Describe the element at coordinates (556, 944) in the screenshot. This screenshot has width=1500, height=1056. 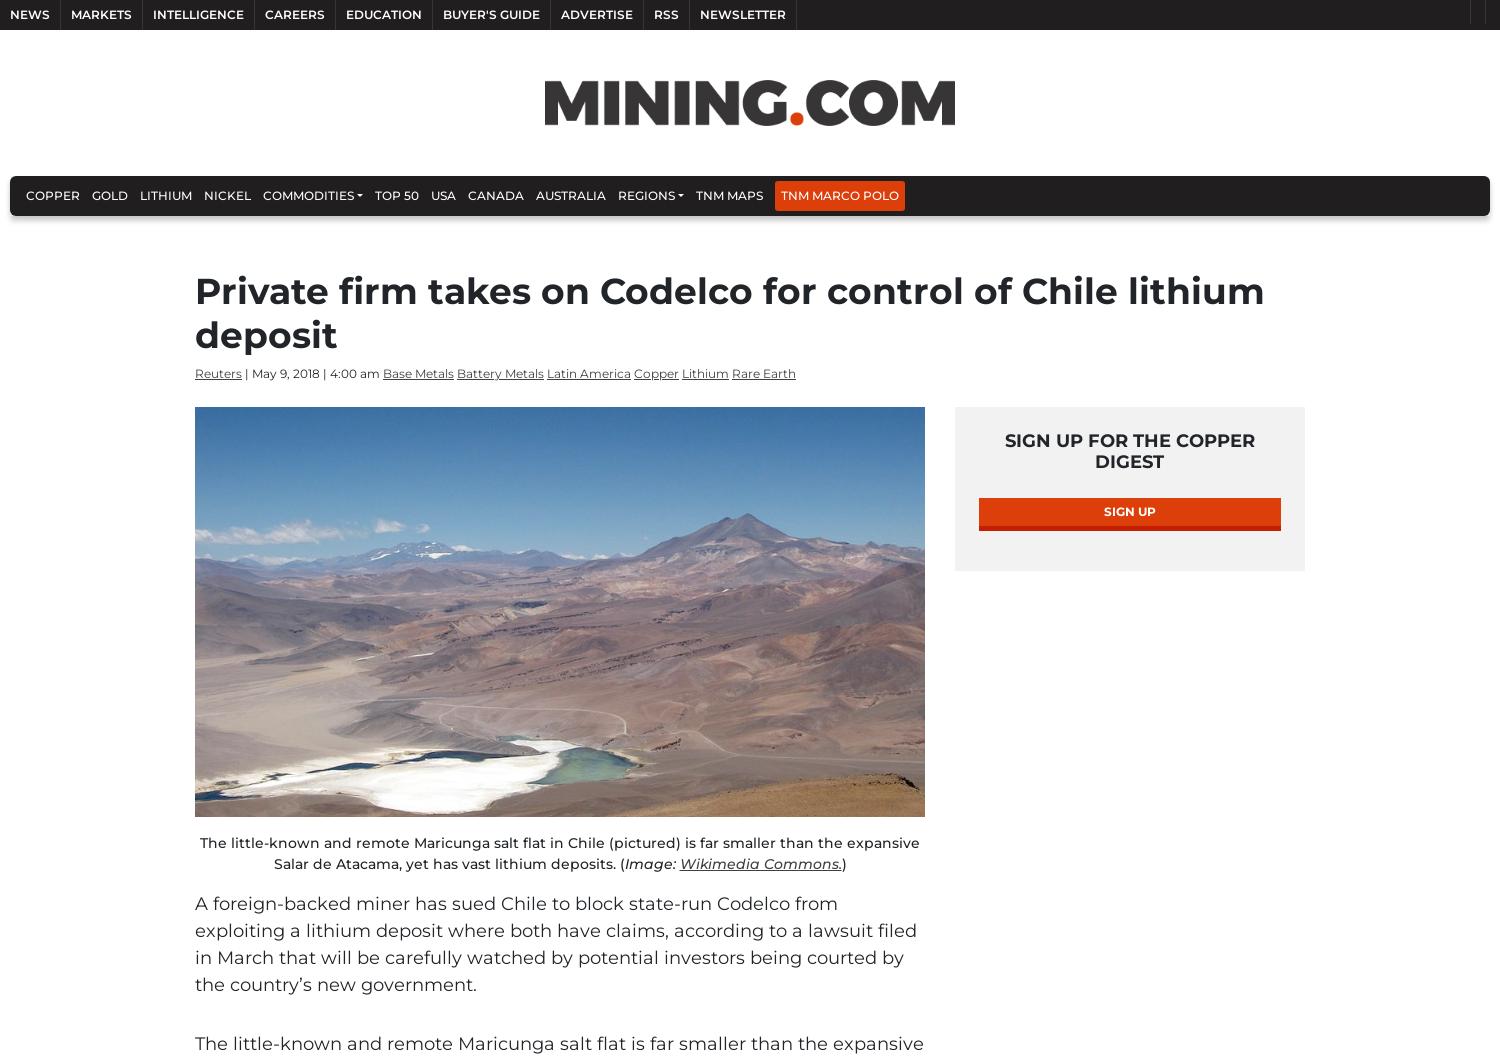
I see `'to block state-run Codelco from exploiting a lithium deposit where both have claims, according to a lawsuit filed in March that will be carefully watched by potential investors being courted by the country’s new government.'` at that location.